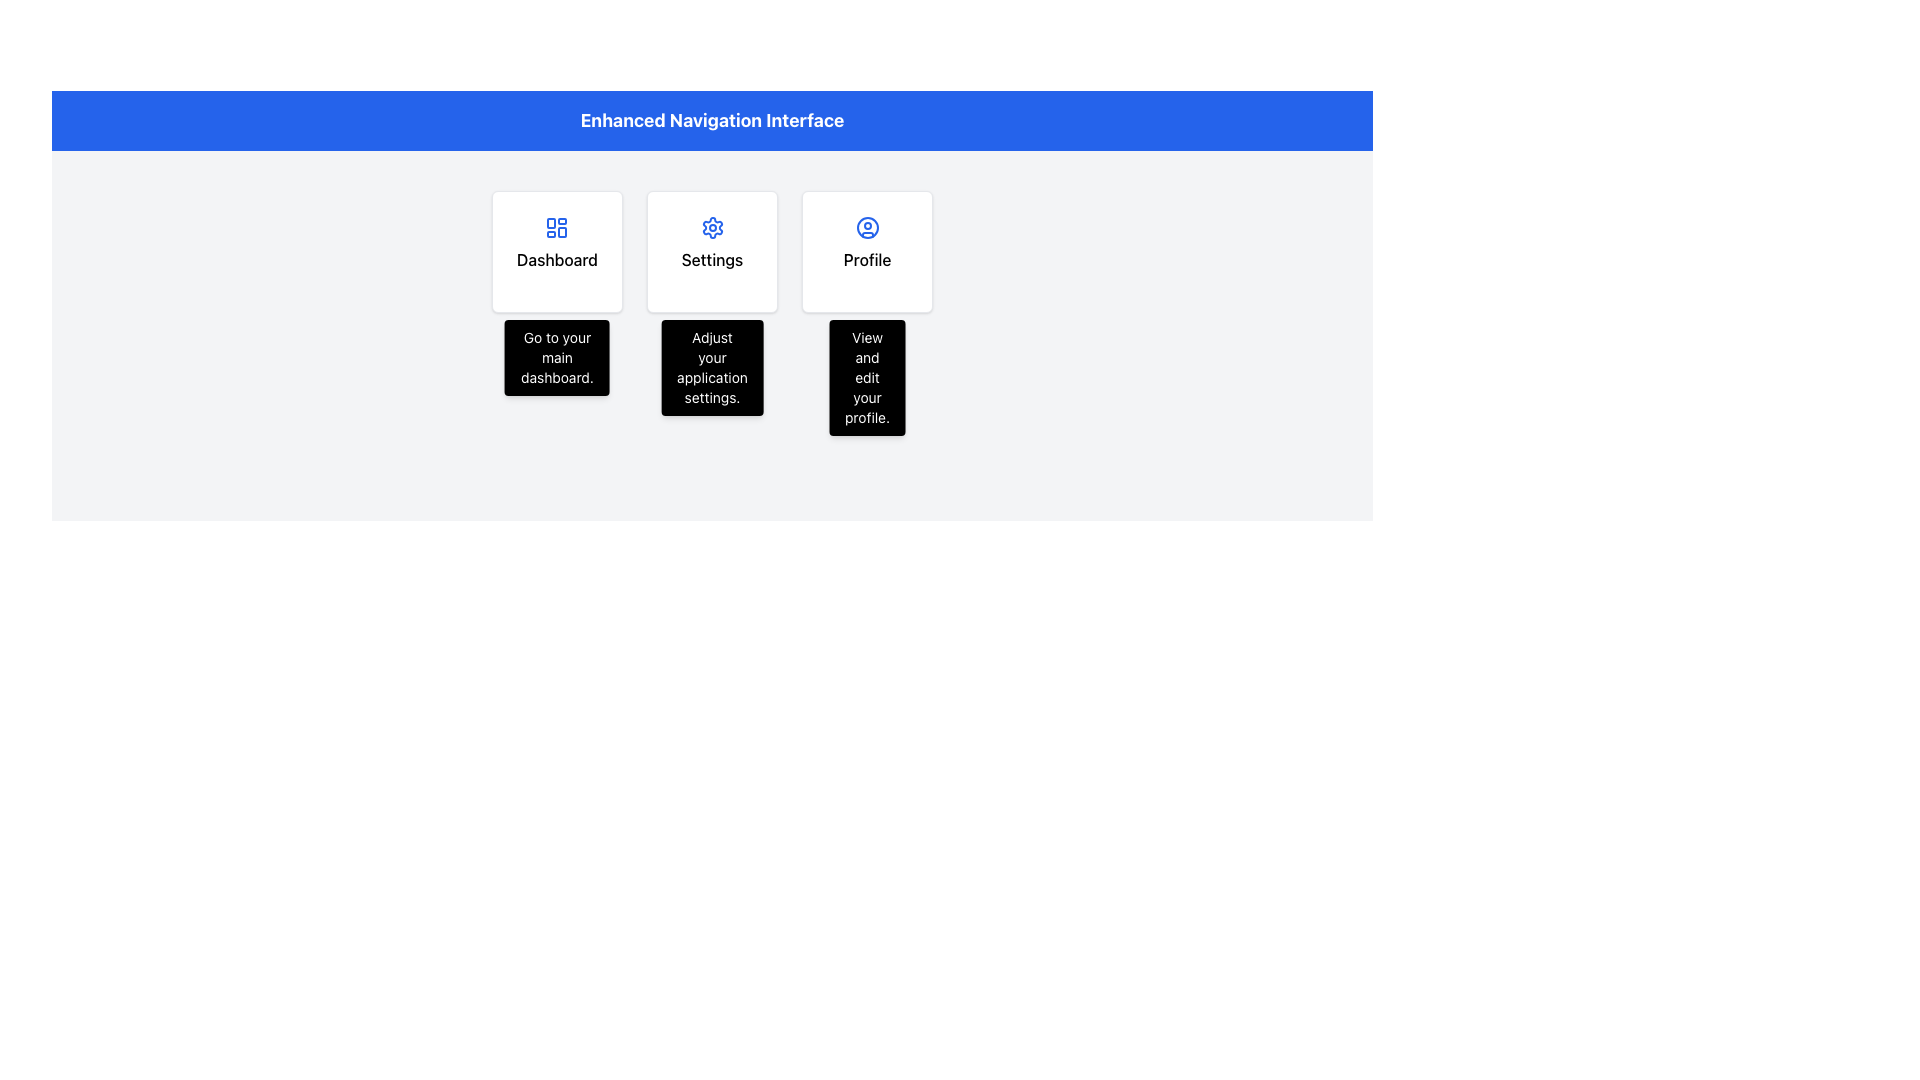 The height and width of the screenshot is (1080, 1920). Describe the element at coordinates (712, 250) in the screenshot. I see `the central button in the Enhanced Navigation Interface, located between 'Dashboard' and 'Profile'` at that location.